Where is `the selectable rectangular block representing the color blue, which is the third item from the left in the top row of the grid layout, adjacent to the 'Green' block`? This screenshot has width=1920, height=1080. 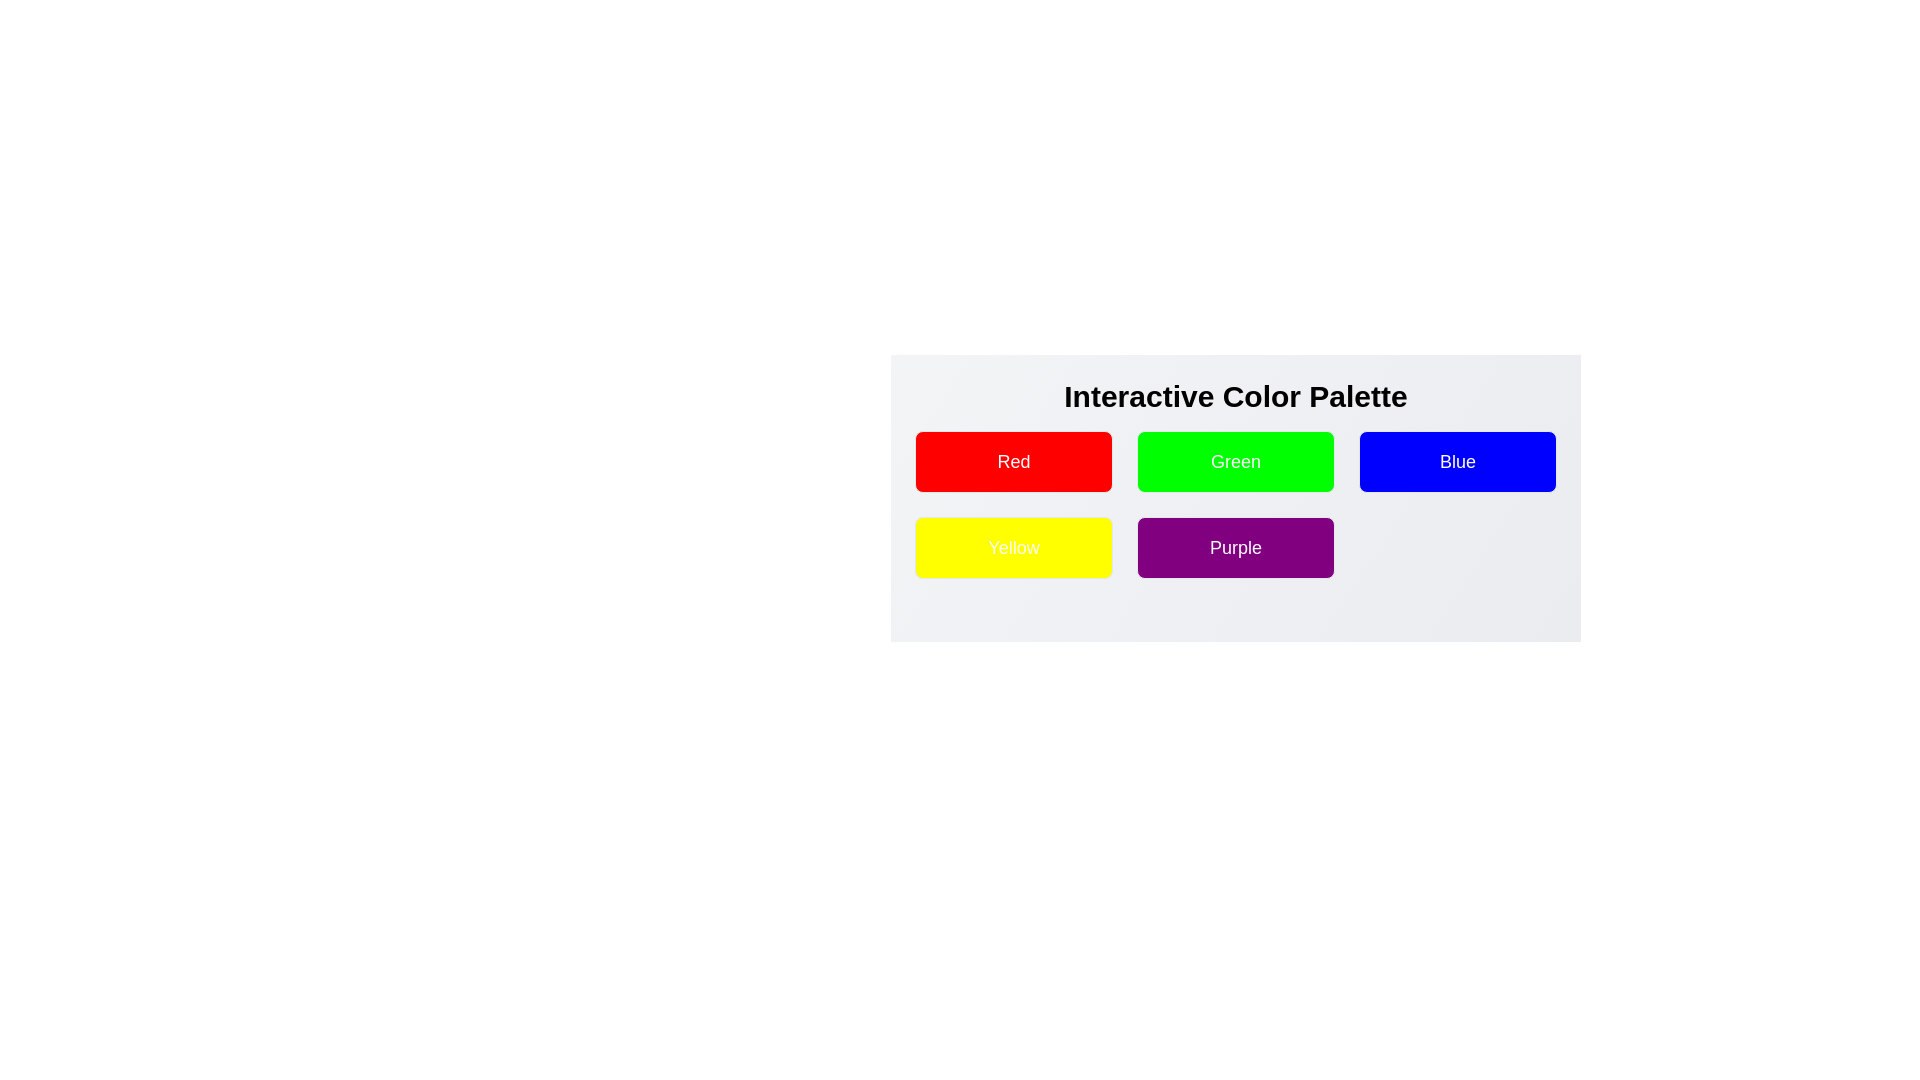 the selectable rectangular block representing the color blue, which is the third item from the left in the top row of the grid layout, adjacent to the 'Green' block is located at coordinates (1458, 462).